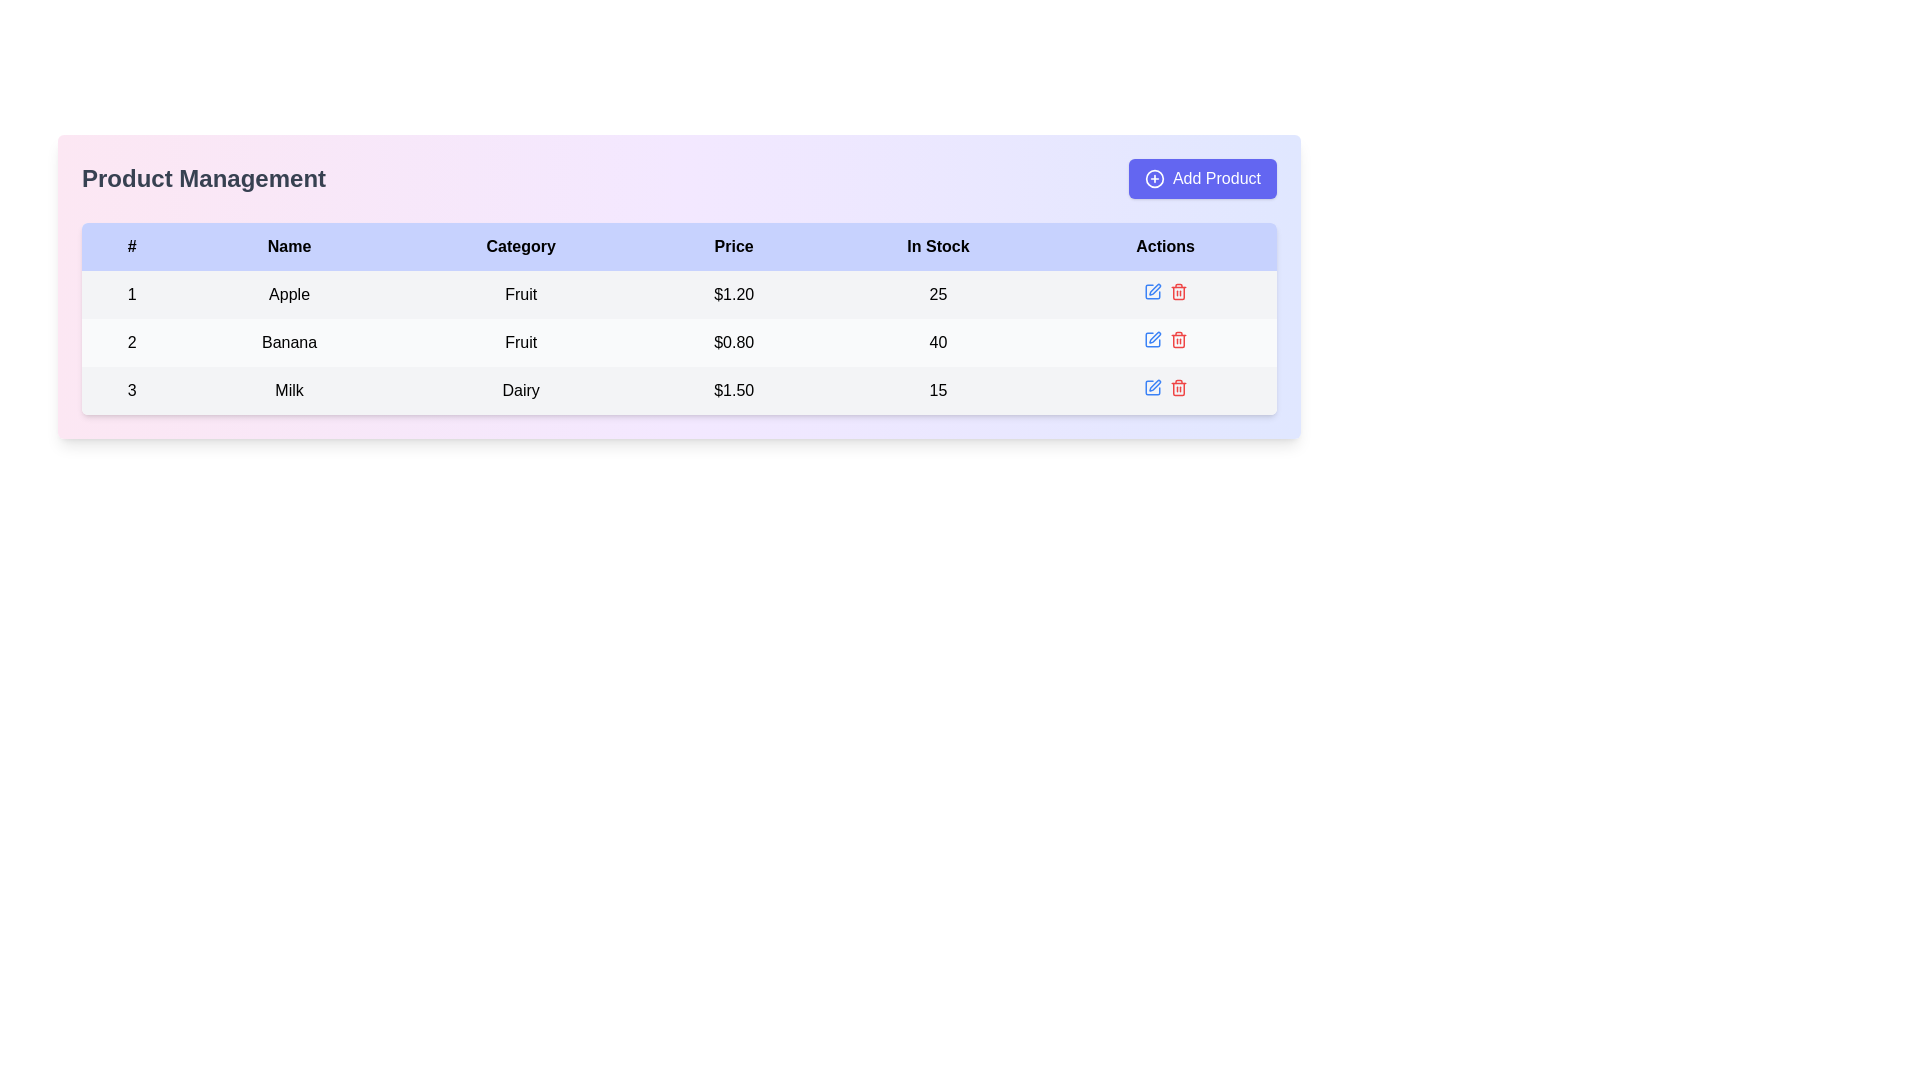 The height and width of the screenshot is (1080, 1920). What do you see at coordinates (288, 390) in the screenshot?
I see `the text label displaying 'Milk' in the second column of the third row of the 'Product Management' table` at bounding box center [288, 390].